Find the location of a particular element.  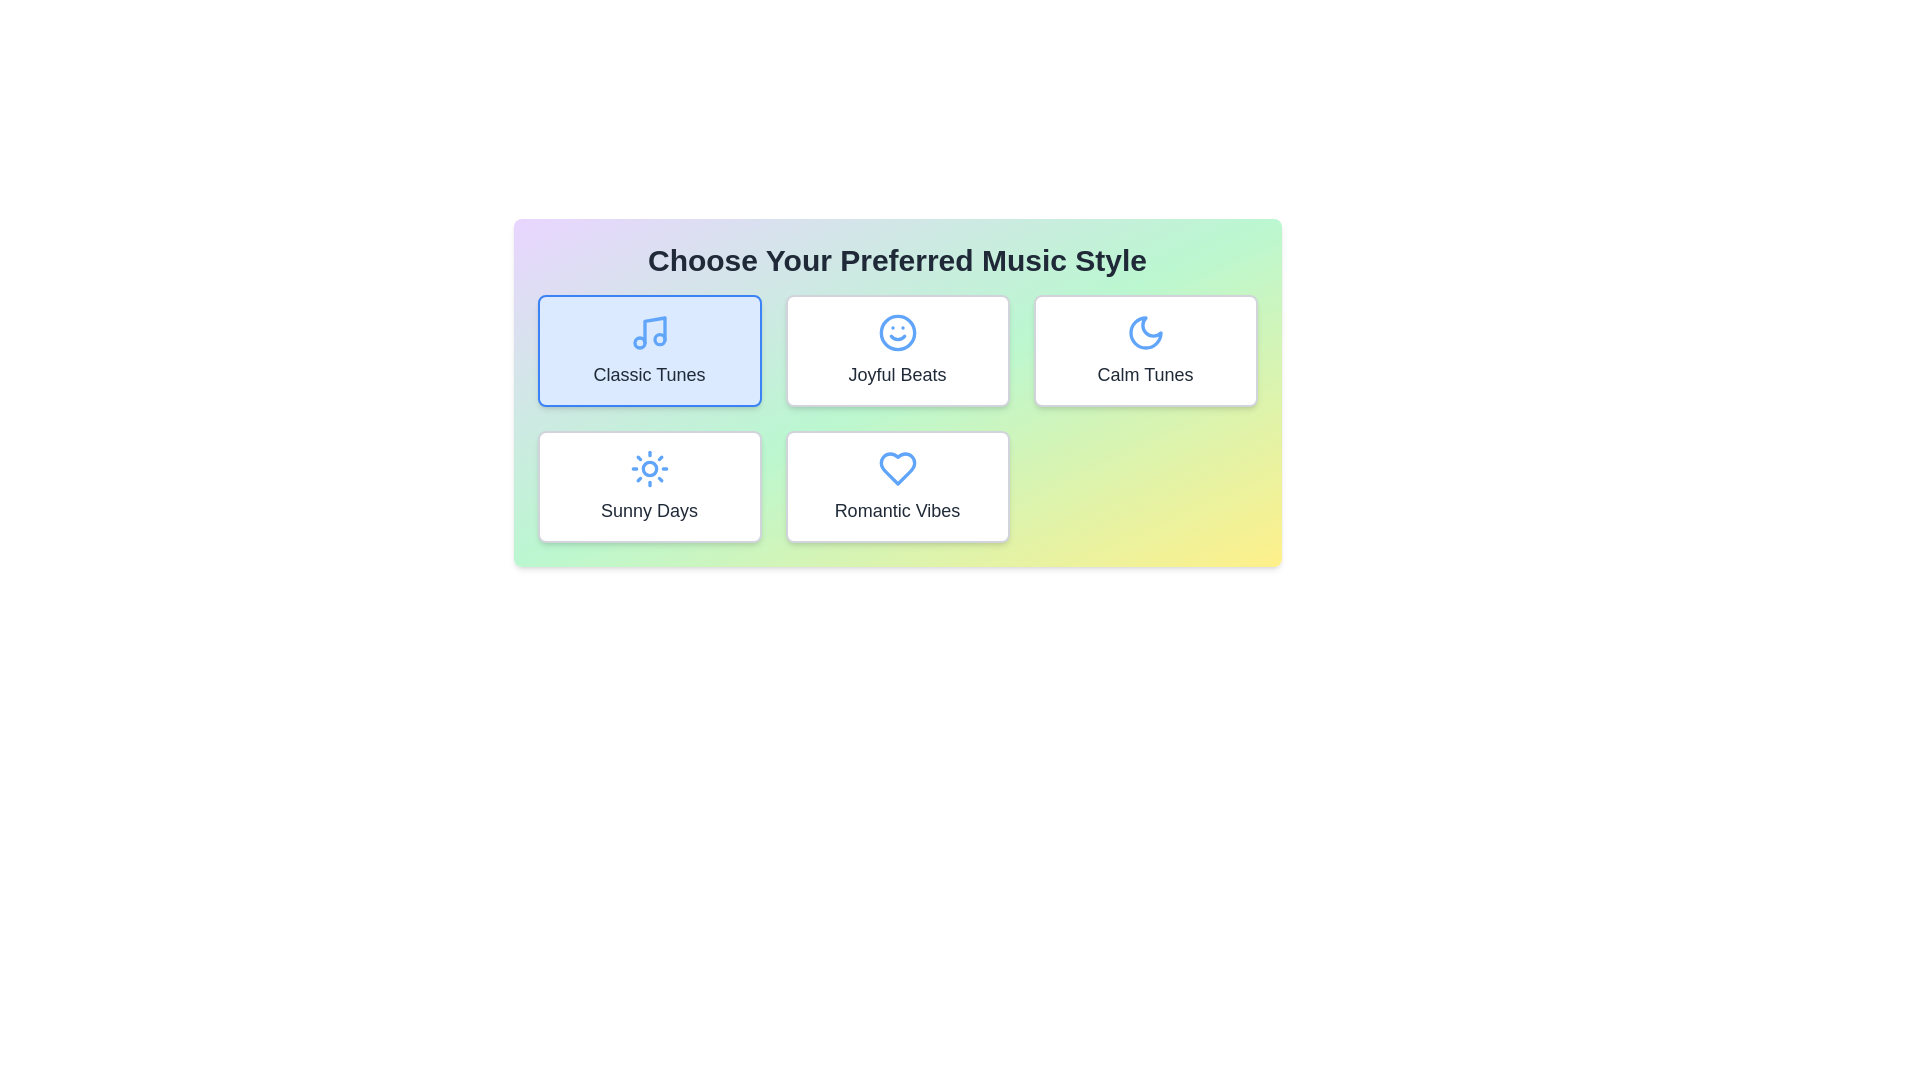

the SVG circle element that represents a smiling face in the 'Joyful Beats' card, located centrally within the card grid under 'Choose Your Preferred Music Style' is located at coordinates (896, 331).